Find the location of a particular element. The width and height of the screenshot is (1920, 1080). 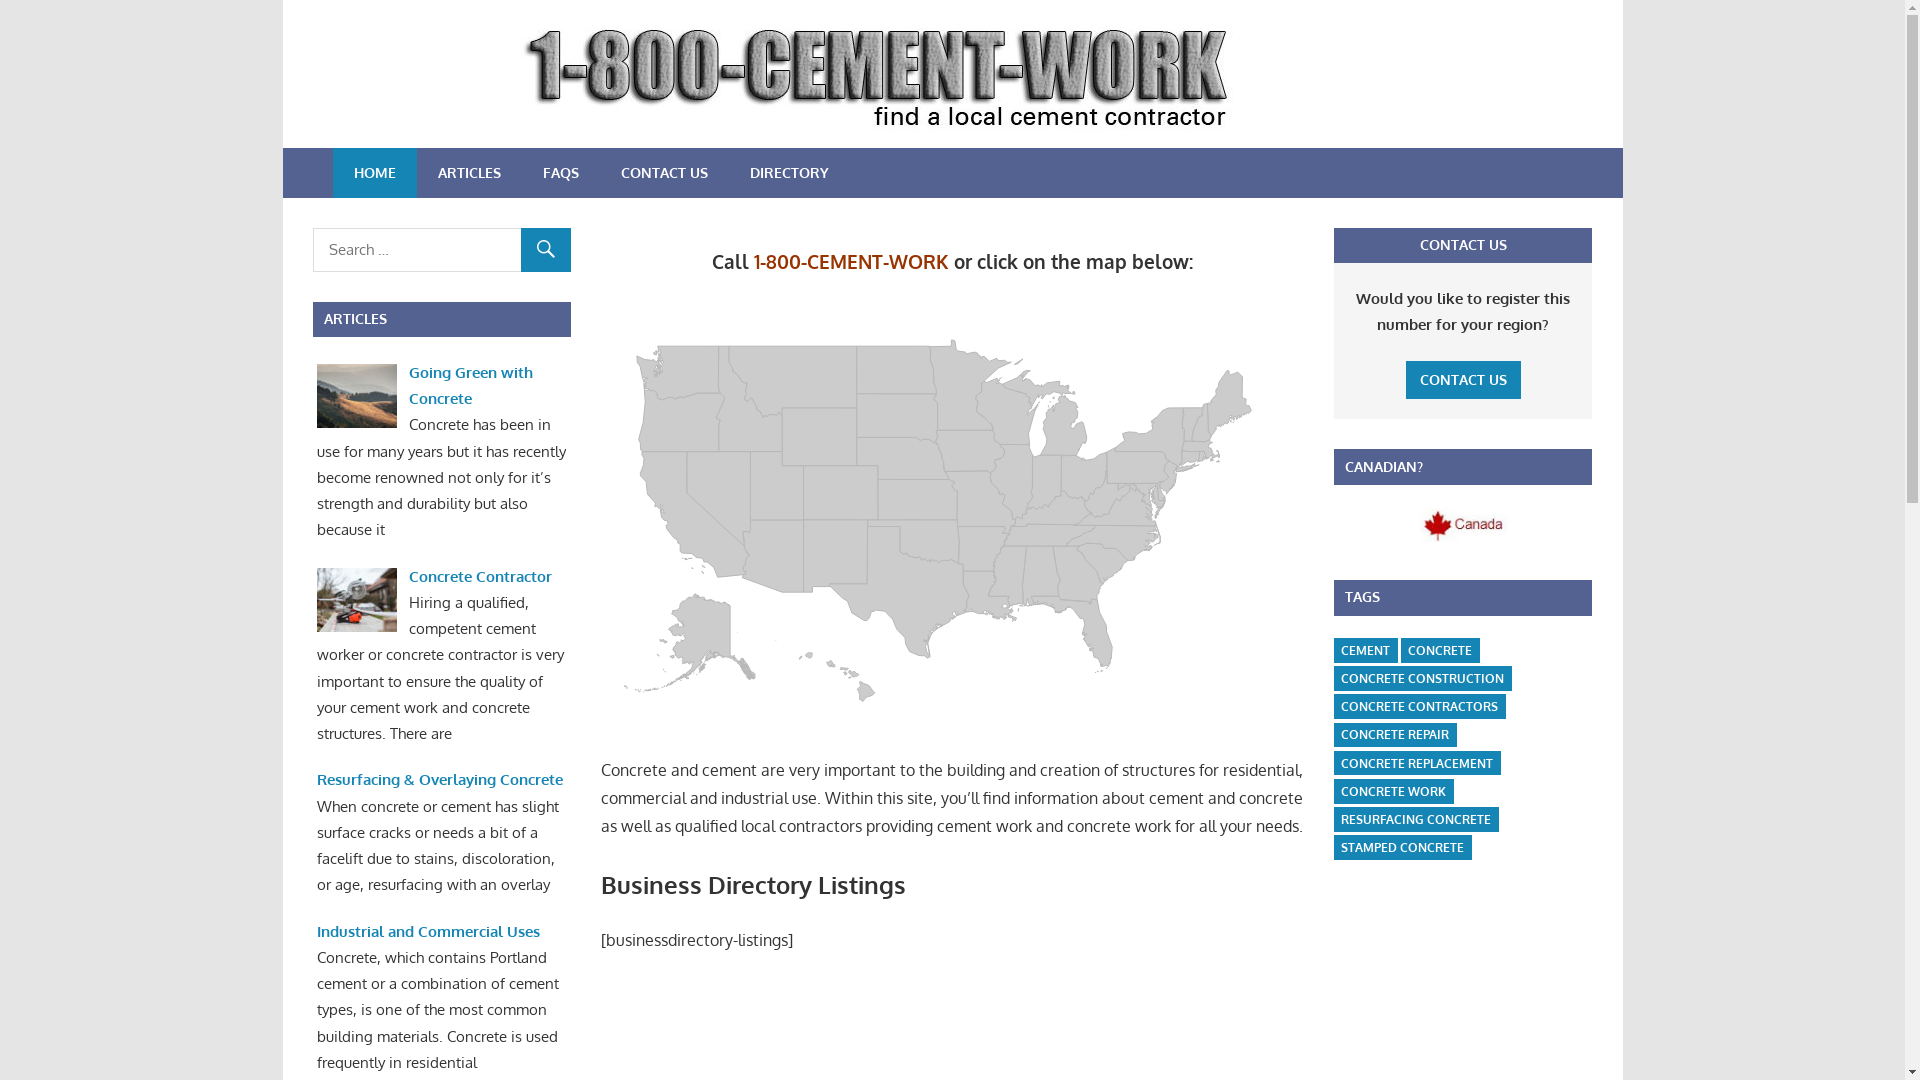

'CEMENT' is located at coordinates (1364, 650).